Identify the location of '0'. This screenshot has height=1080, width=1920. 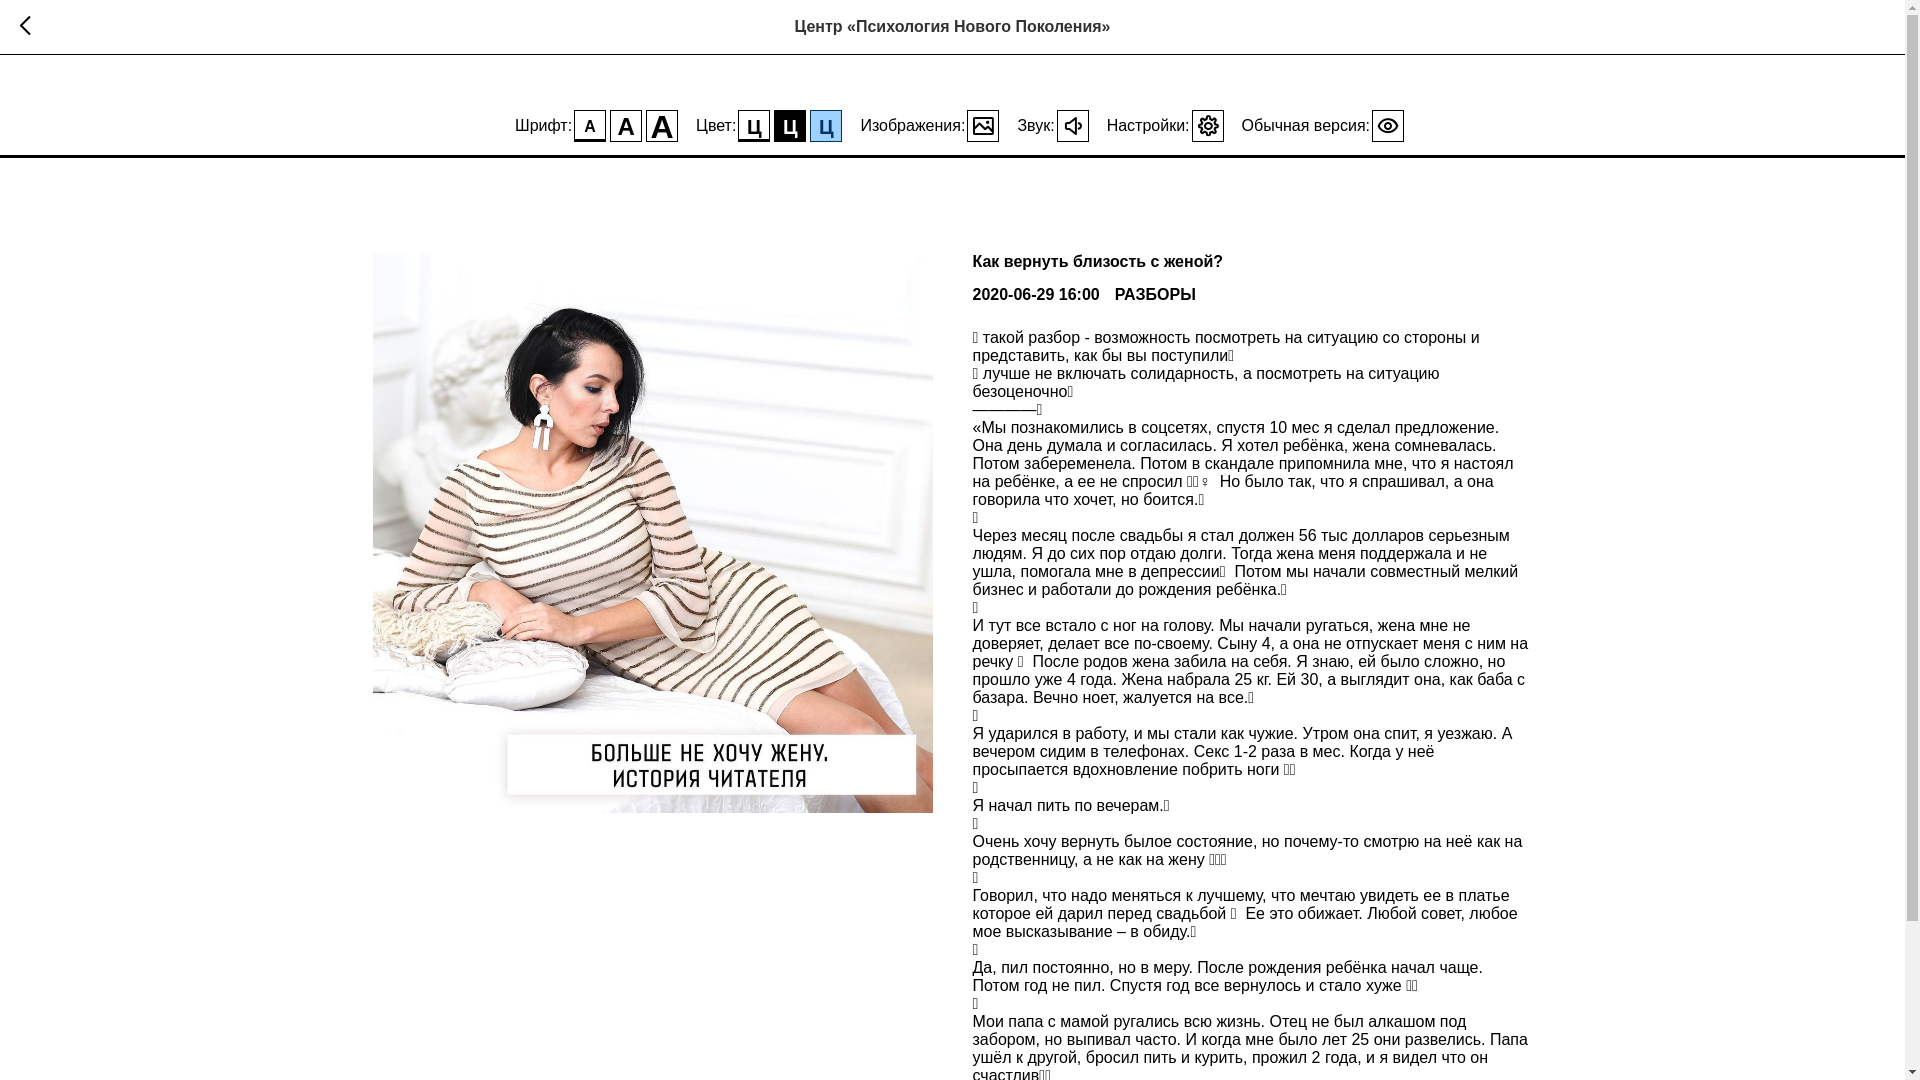
(1072, 126).